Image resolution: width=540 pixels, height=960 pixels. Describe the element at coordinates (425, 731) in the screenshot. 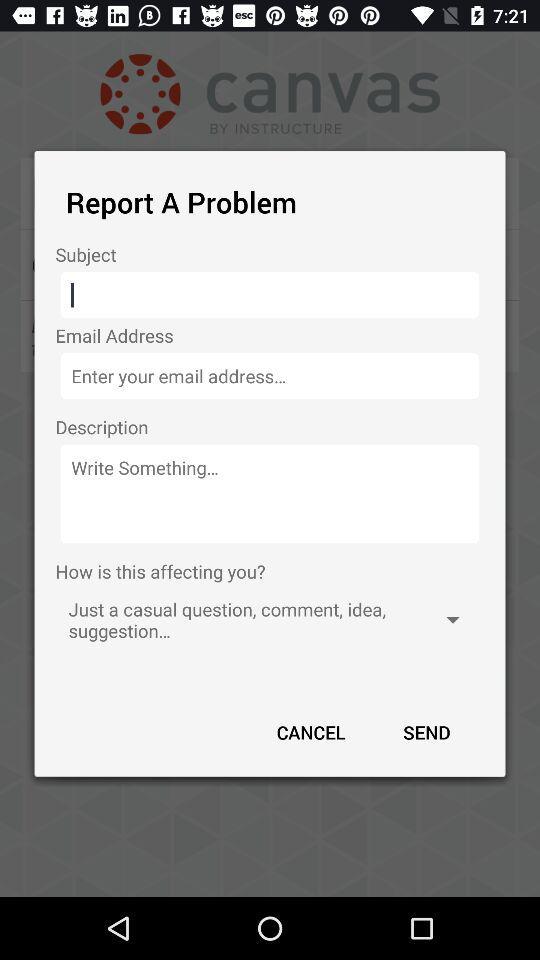

I see `the item to the right of the cancel item` at that location.